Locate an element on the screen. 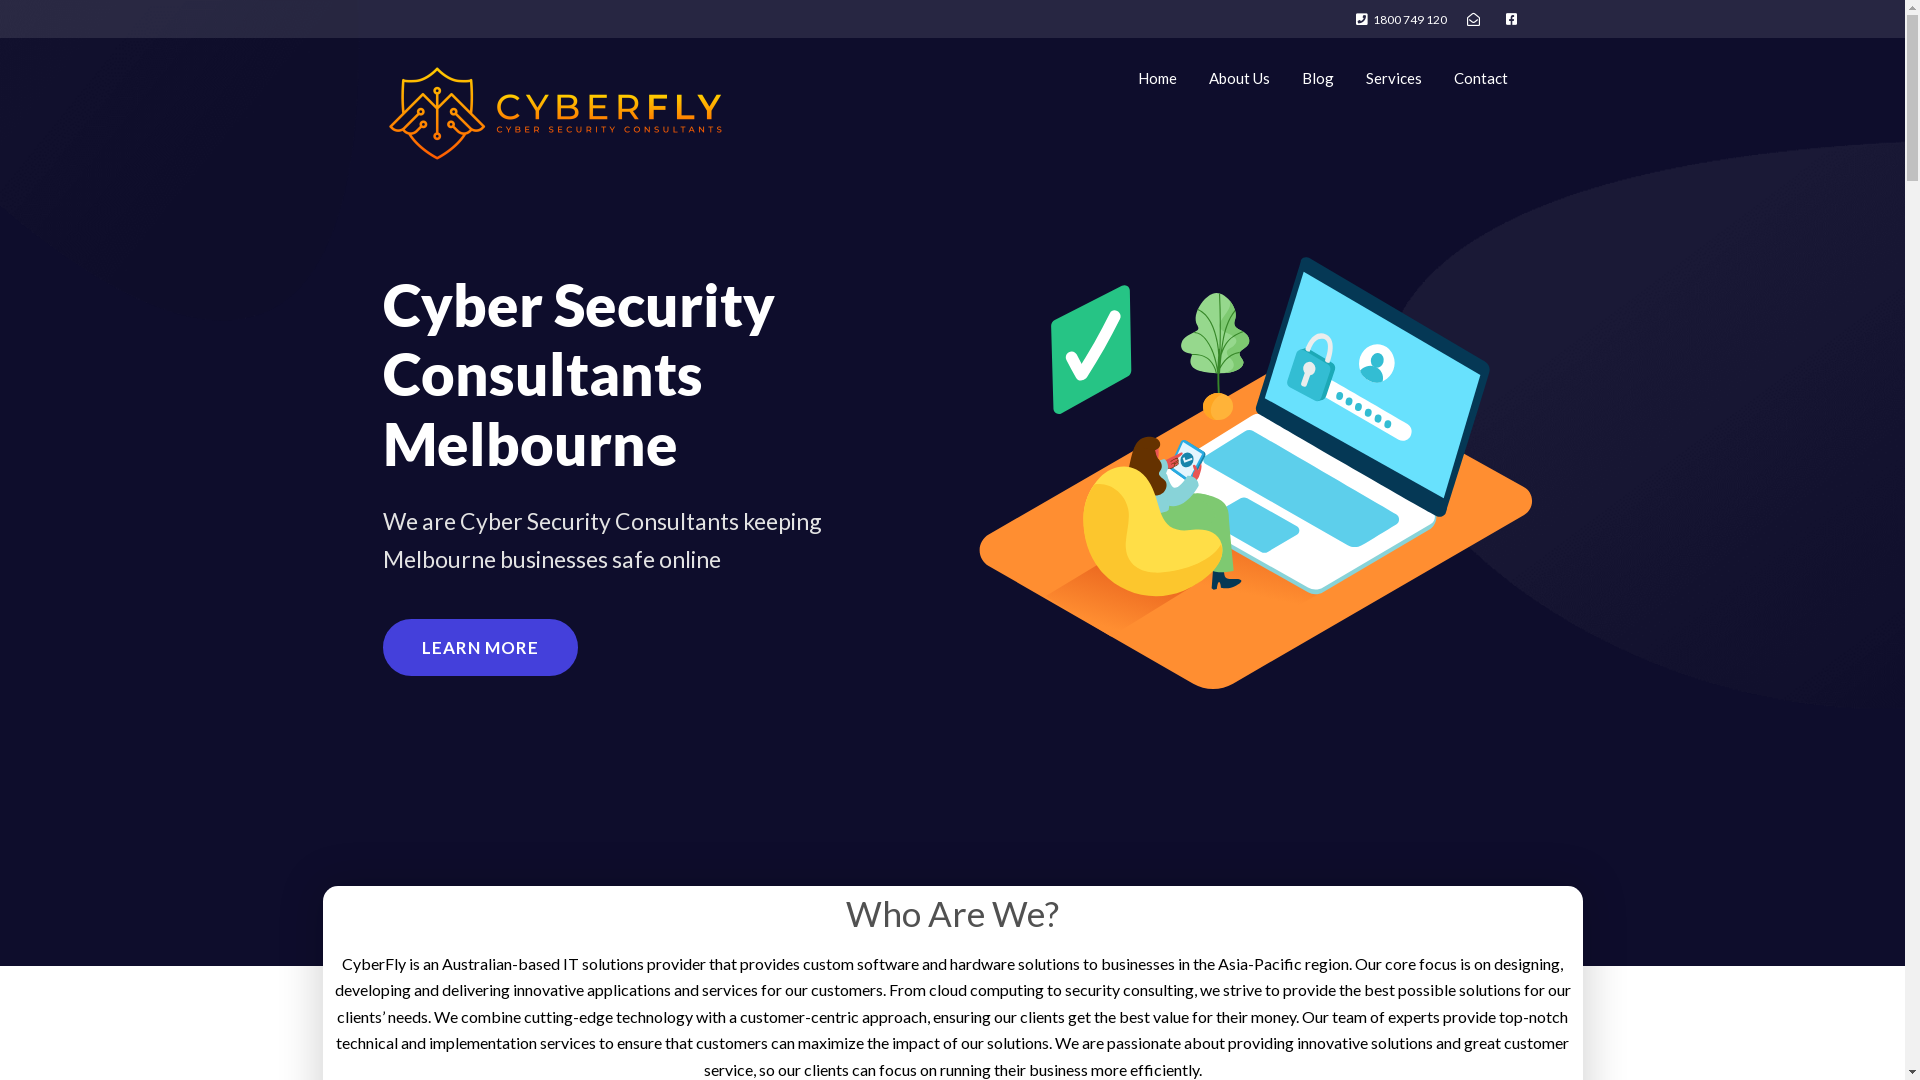  'Home' is located at coordinates (1157, 76).